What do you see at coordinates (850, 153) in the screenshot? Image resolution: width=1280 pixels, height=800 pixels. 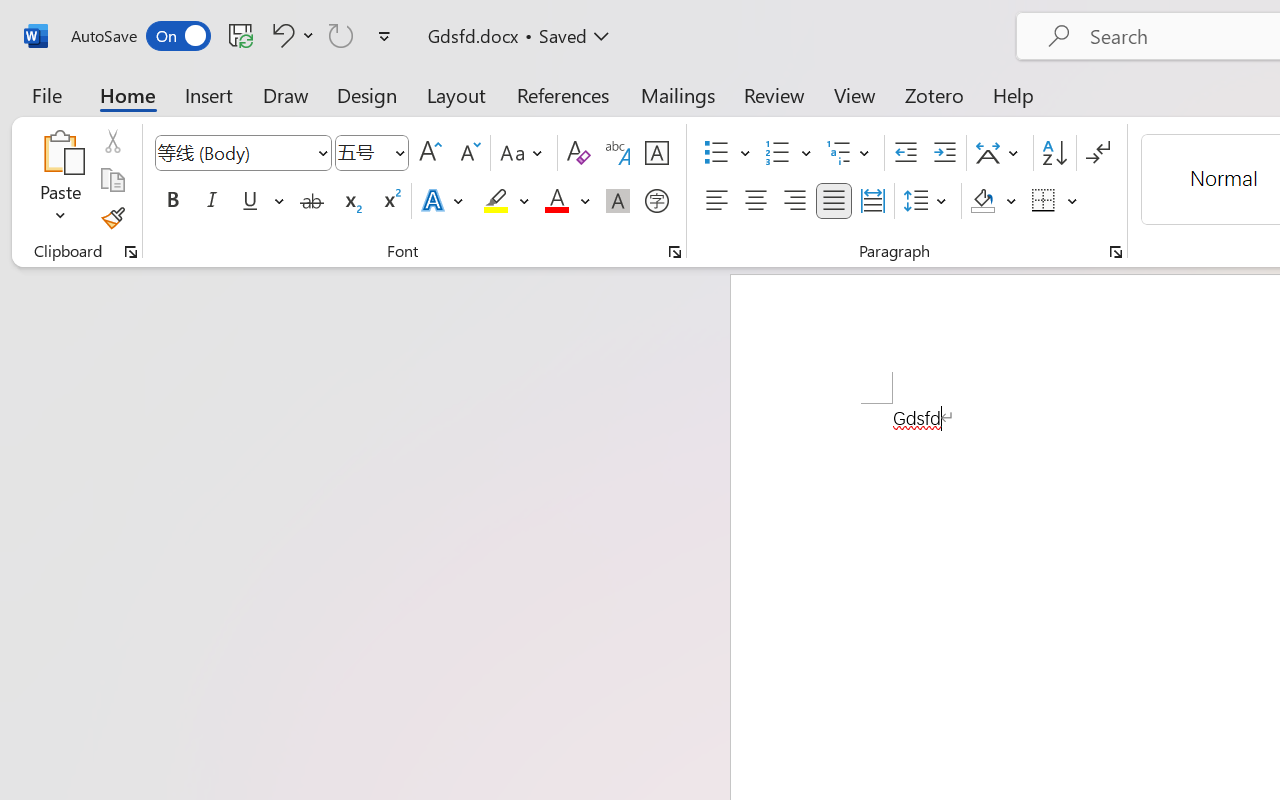 I see `'Multilevel List'` at bounding box center [850, 153].